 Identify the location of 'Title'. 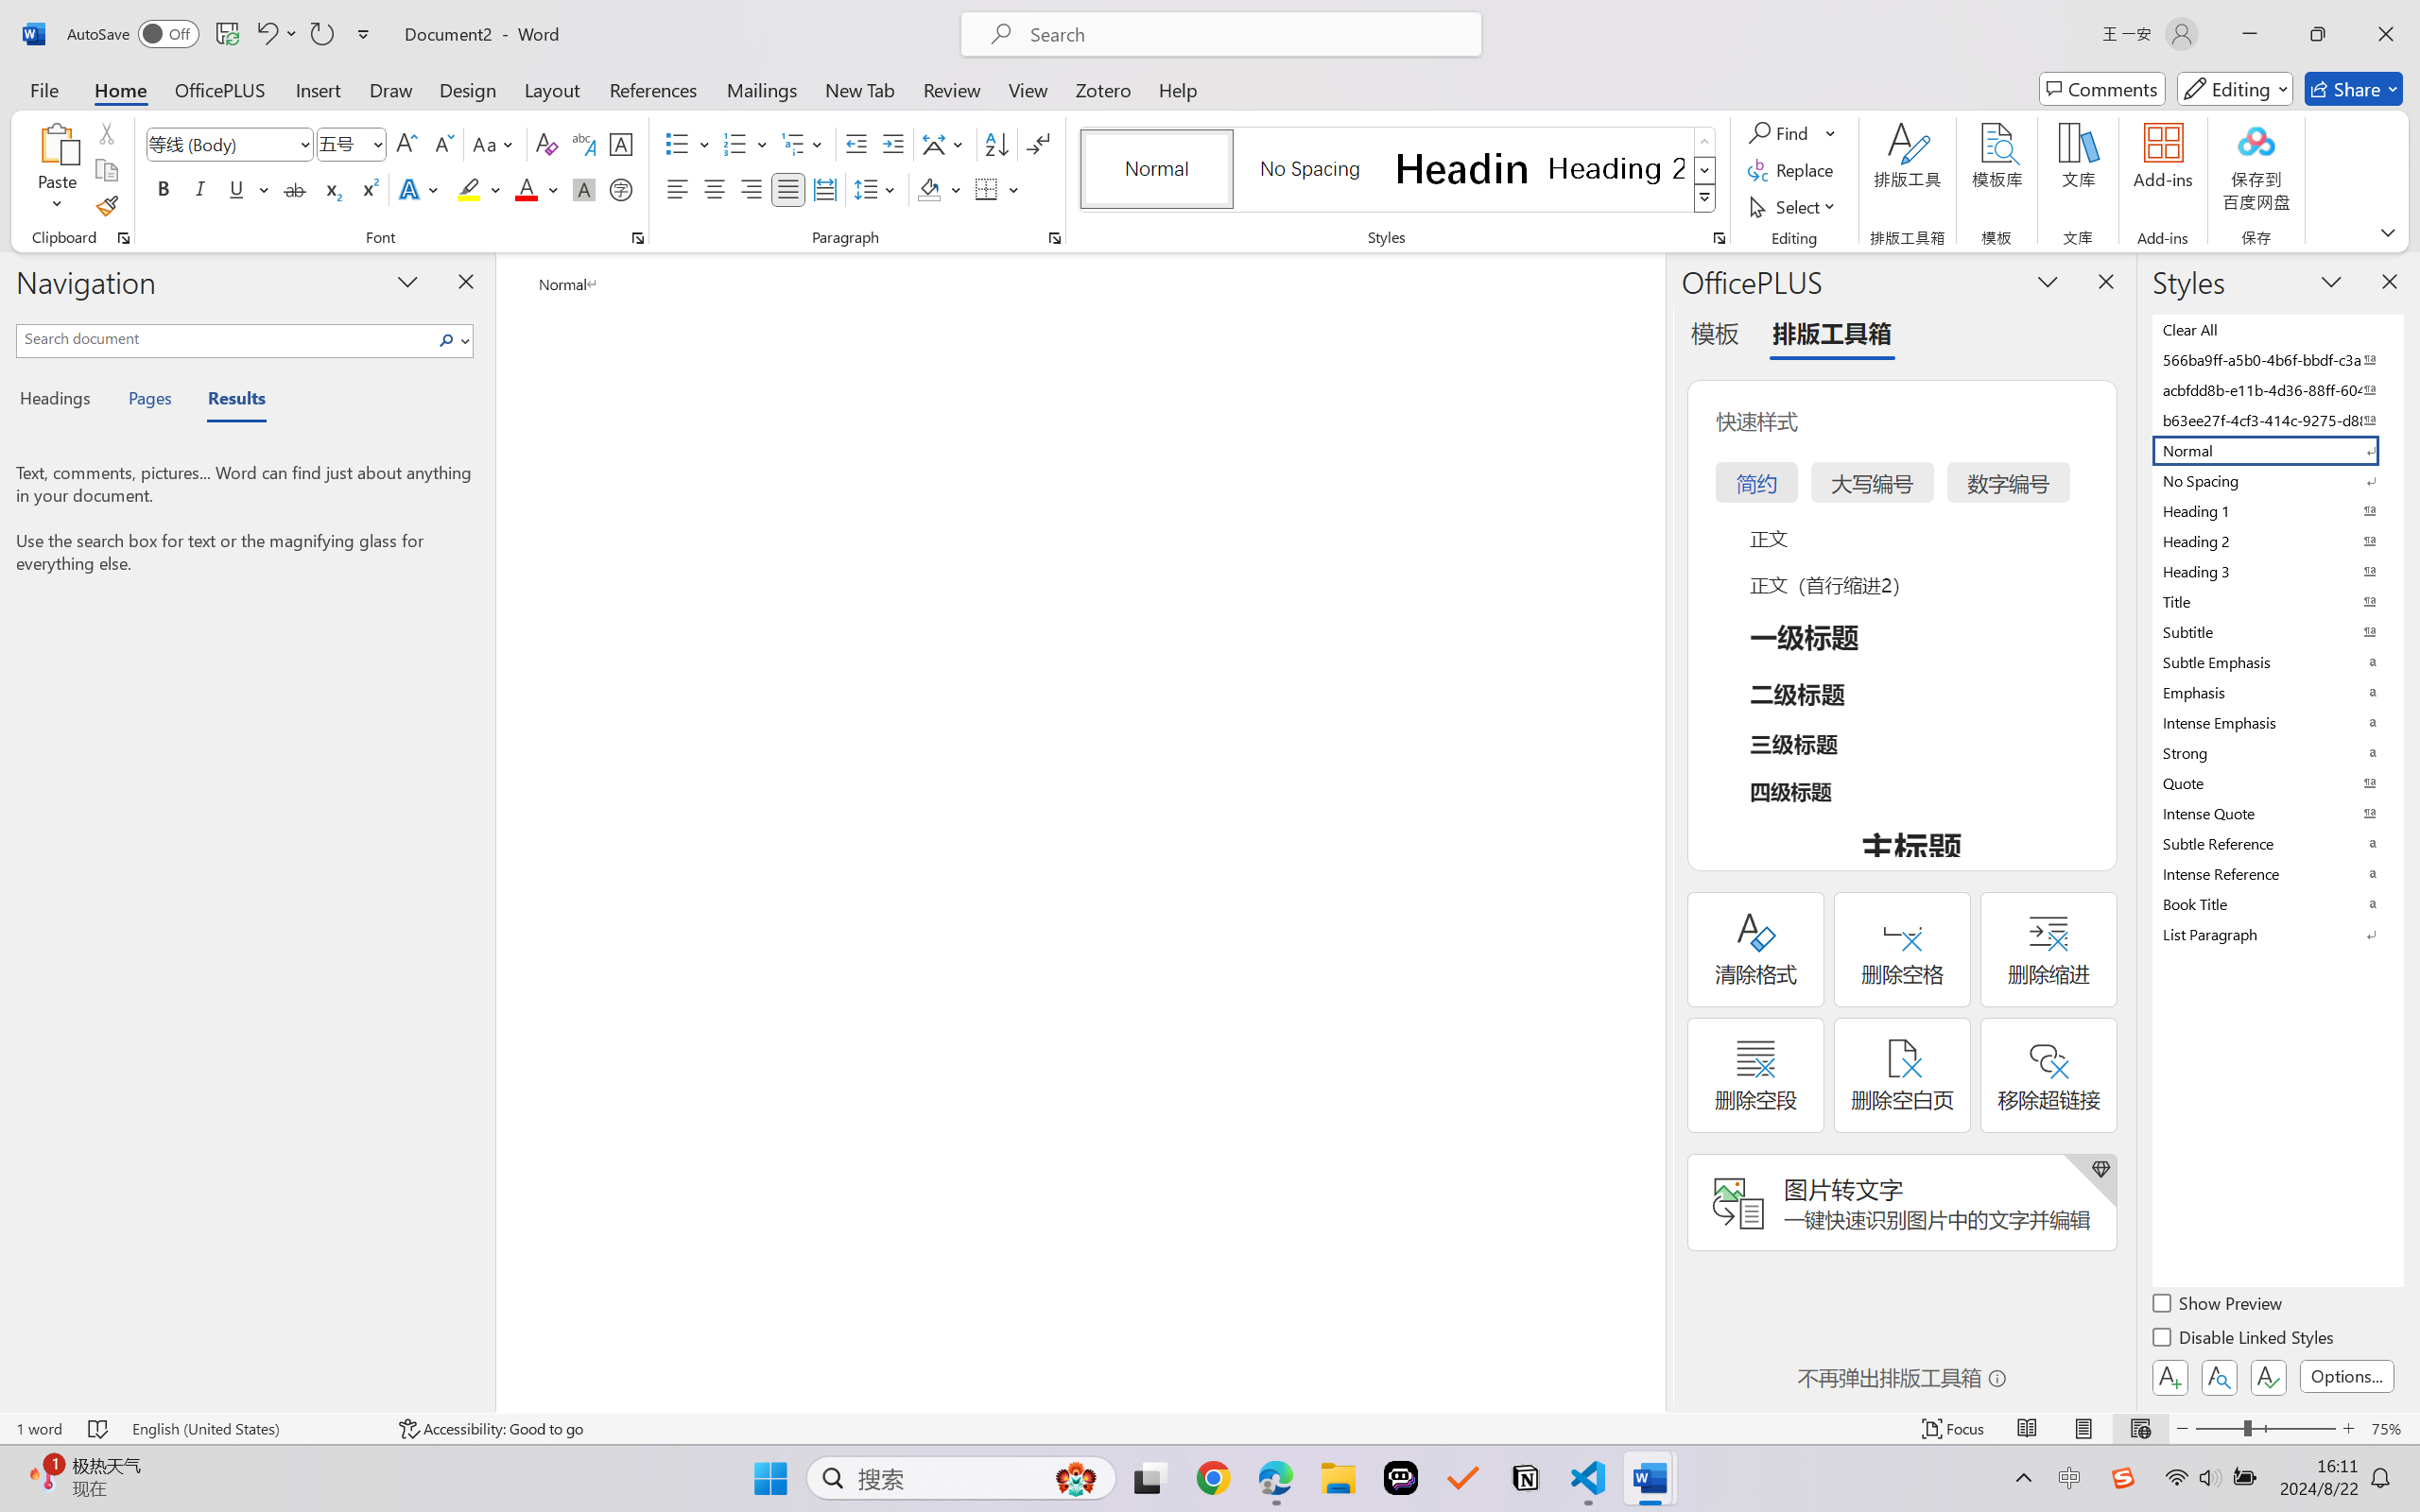
(2275, 601).